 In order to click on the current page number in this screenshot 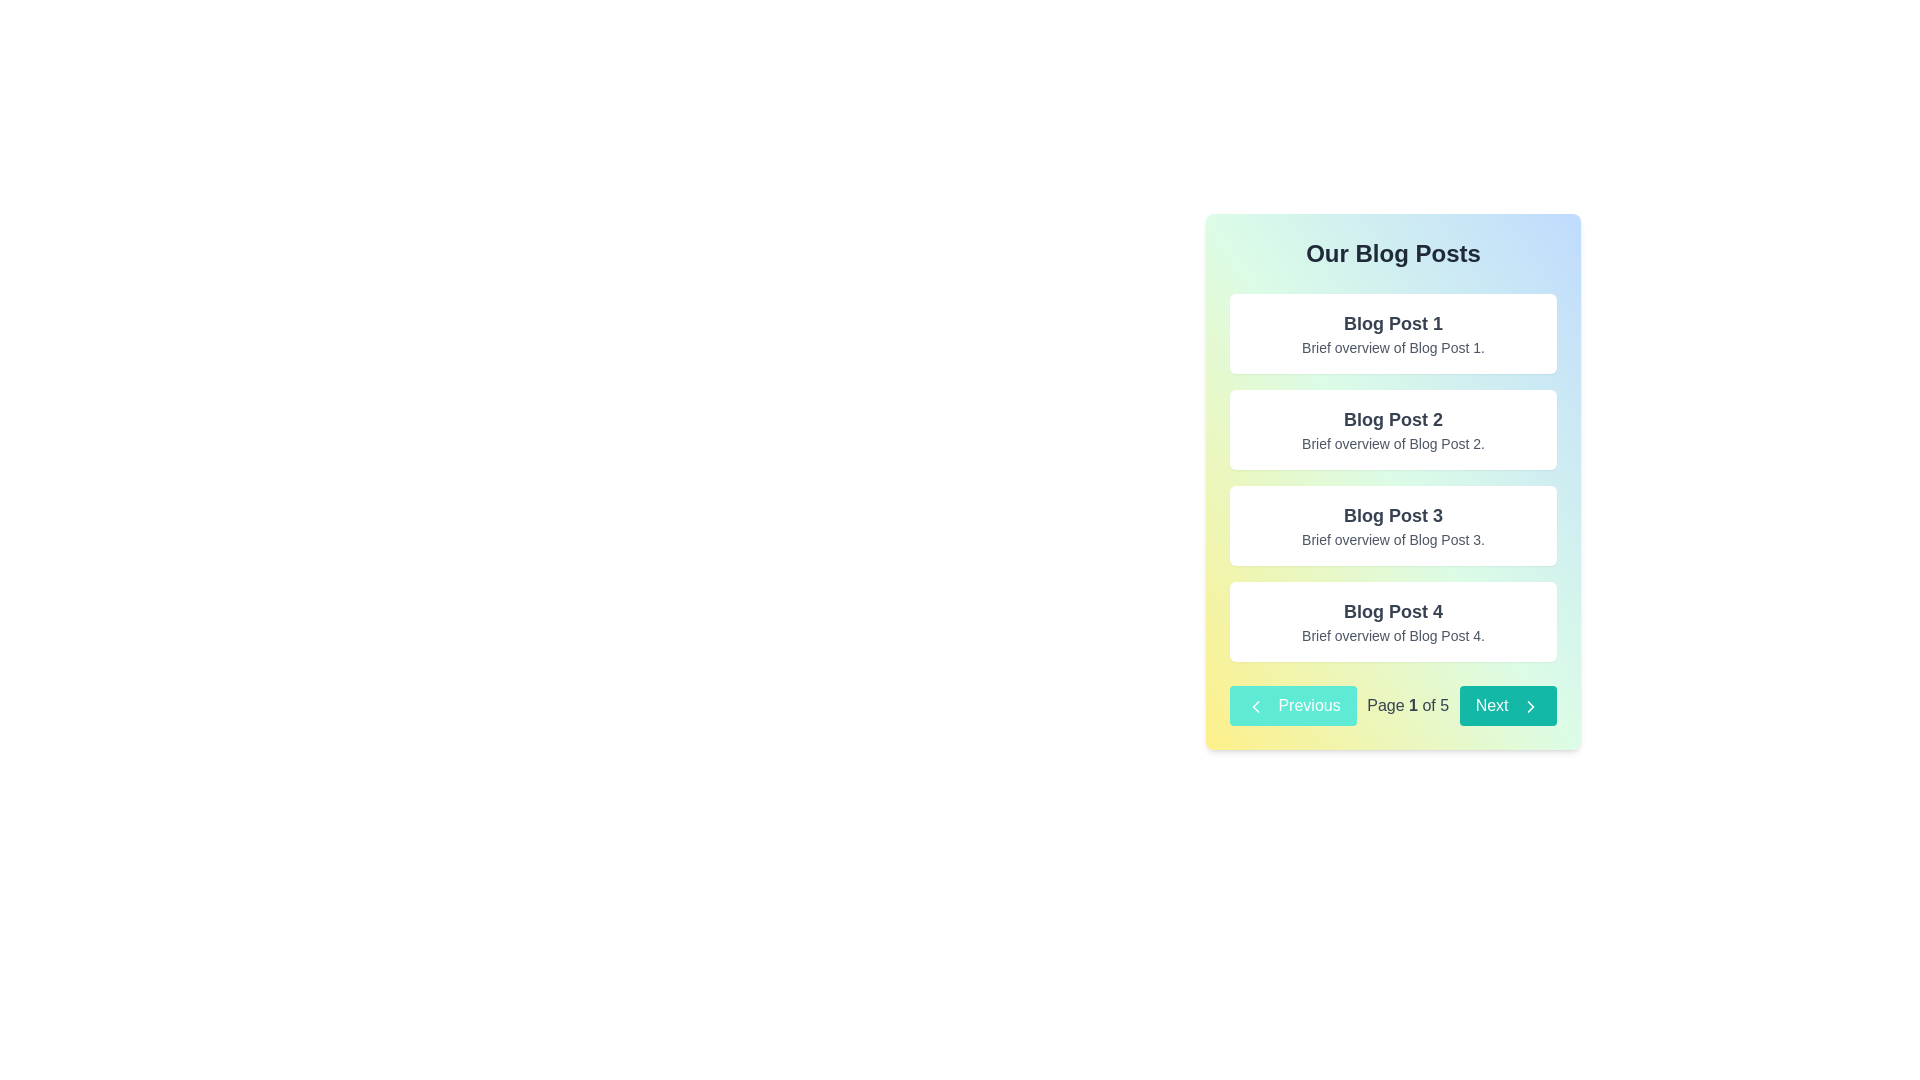, I will do `click(1412, 704)`.